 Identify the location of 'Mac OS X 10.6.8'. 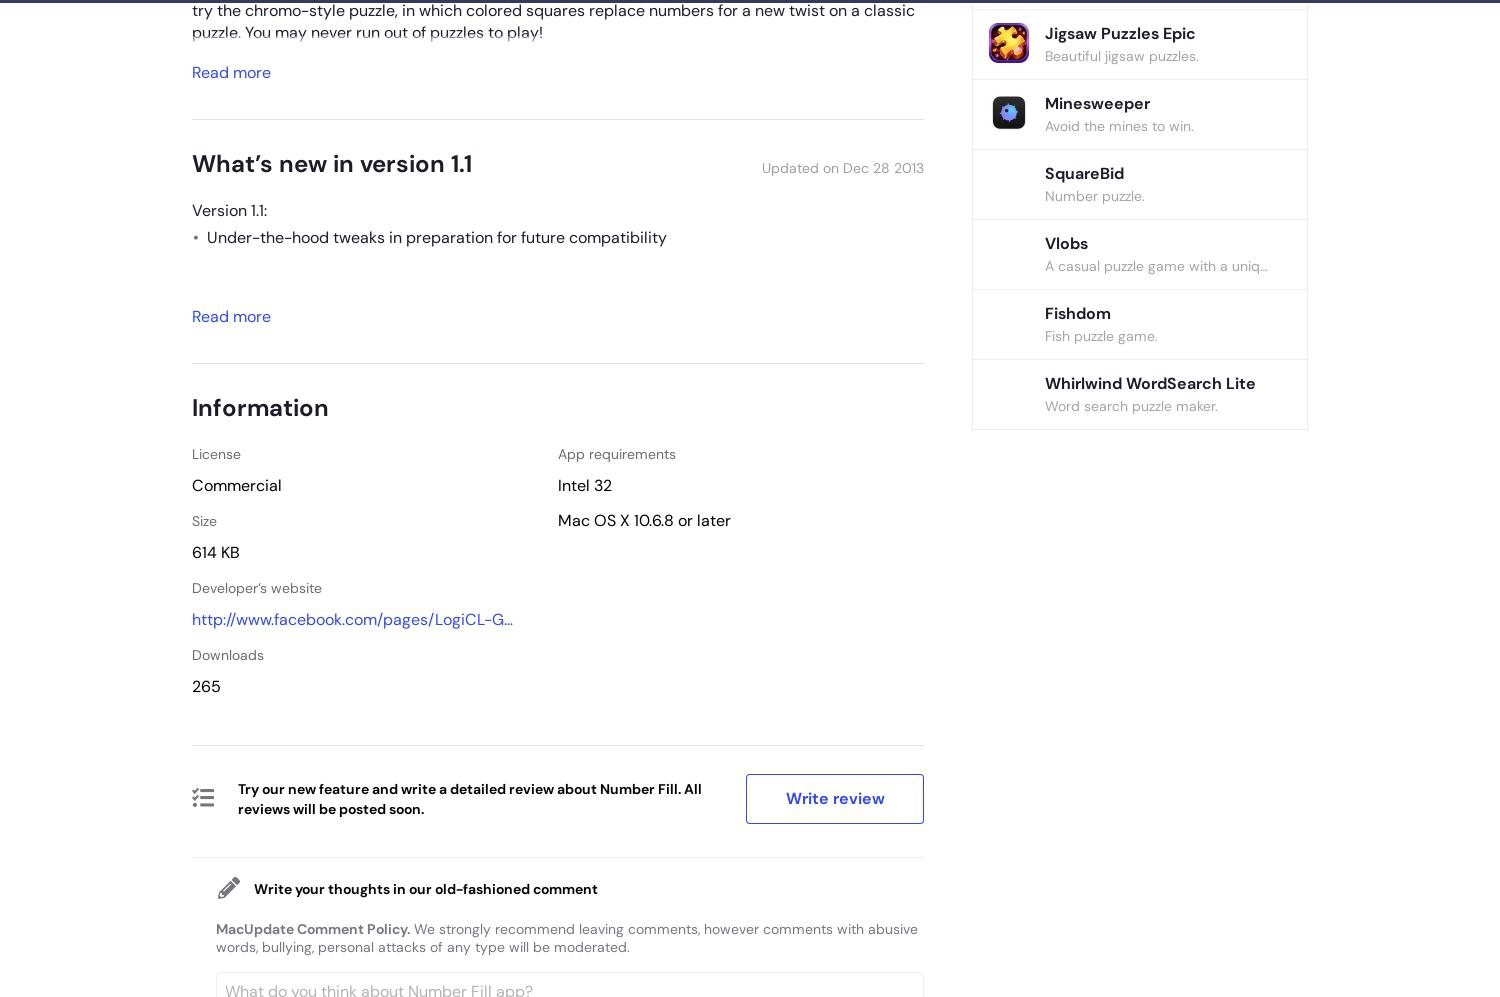
(558, 519).